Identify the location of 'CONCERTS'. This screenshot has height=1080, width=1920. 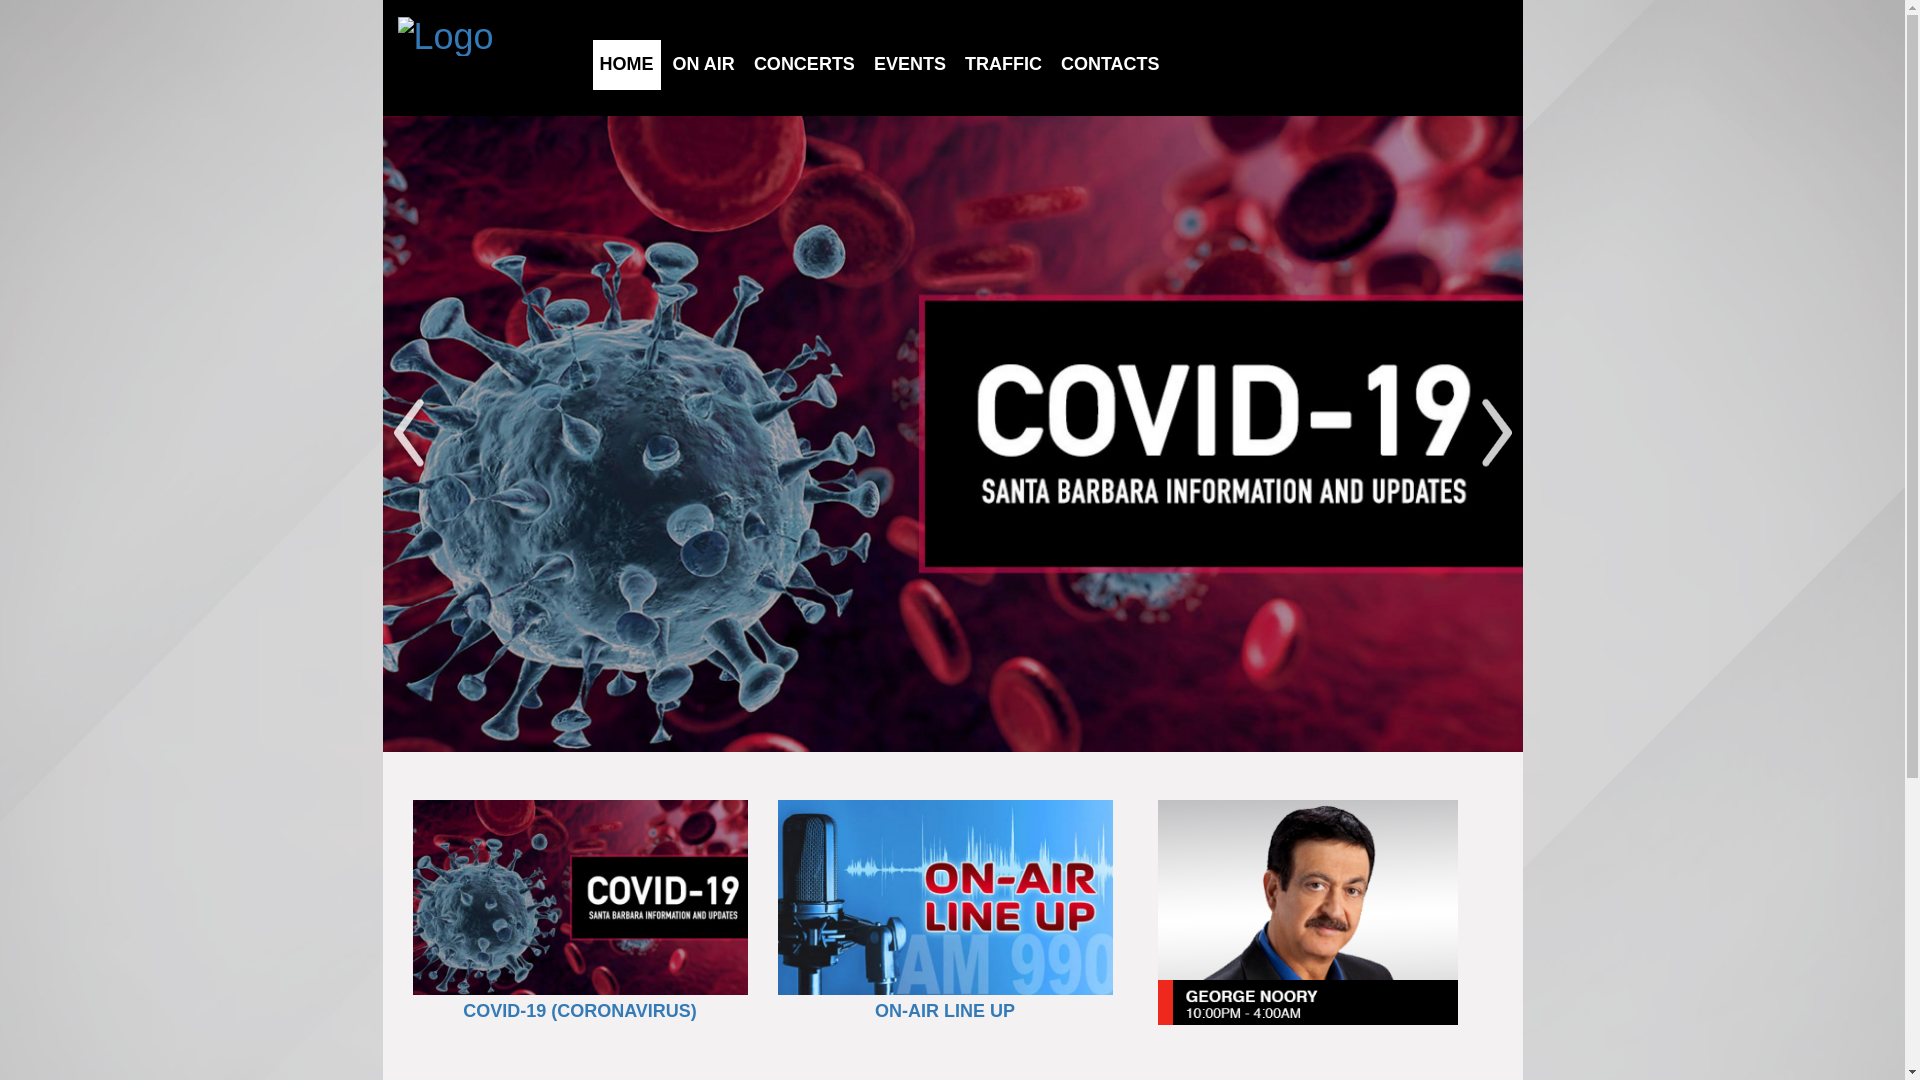
(804, 63).